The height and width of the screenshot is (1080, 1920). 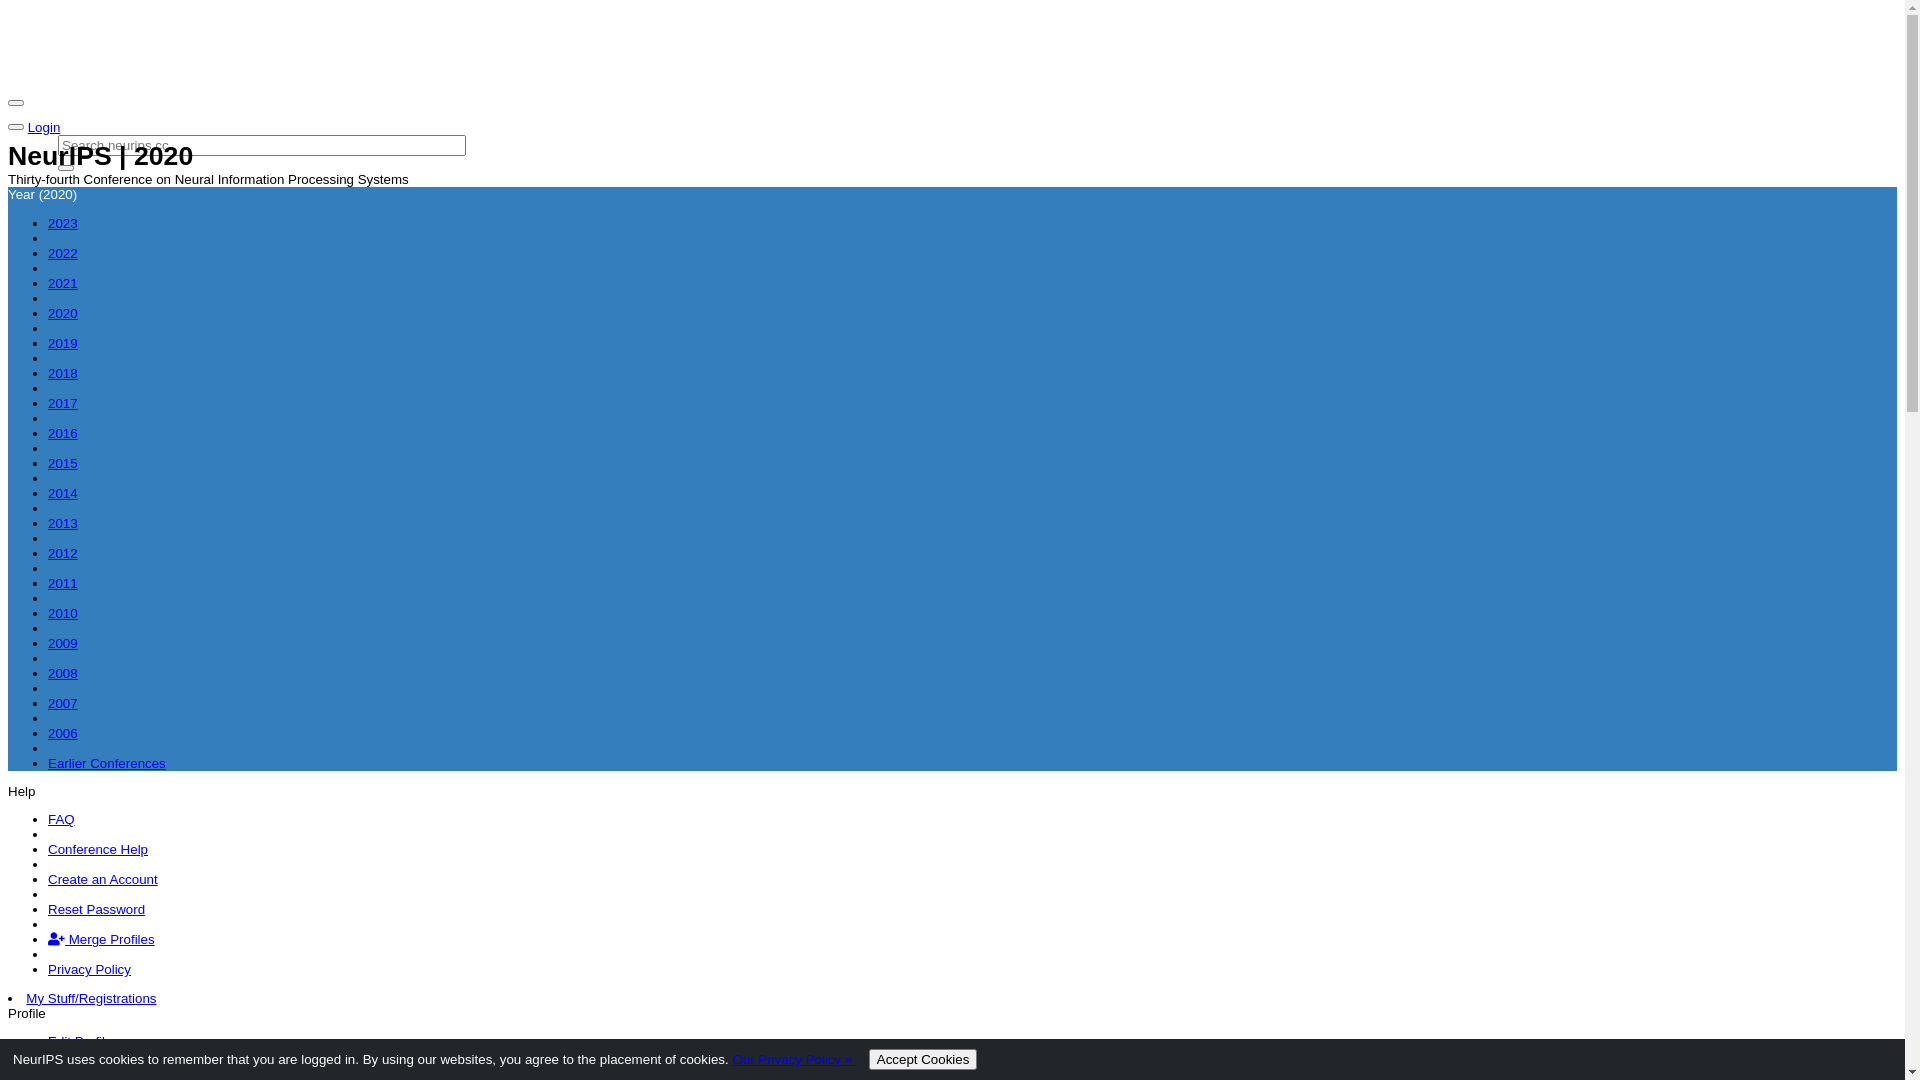 What do you see at coordinates (61, 819) in the screenshot?
I see `'FAQ'` at bounding box center [61, 819].